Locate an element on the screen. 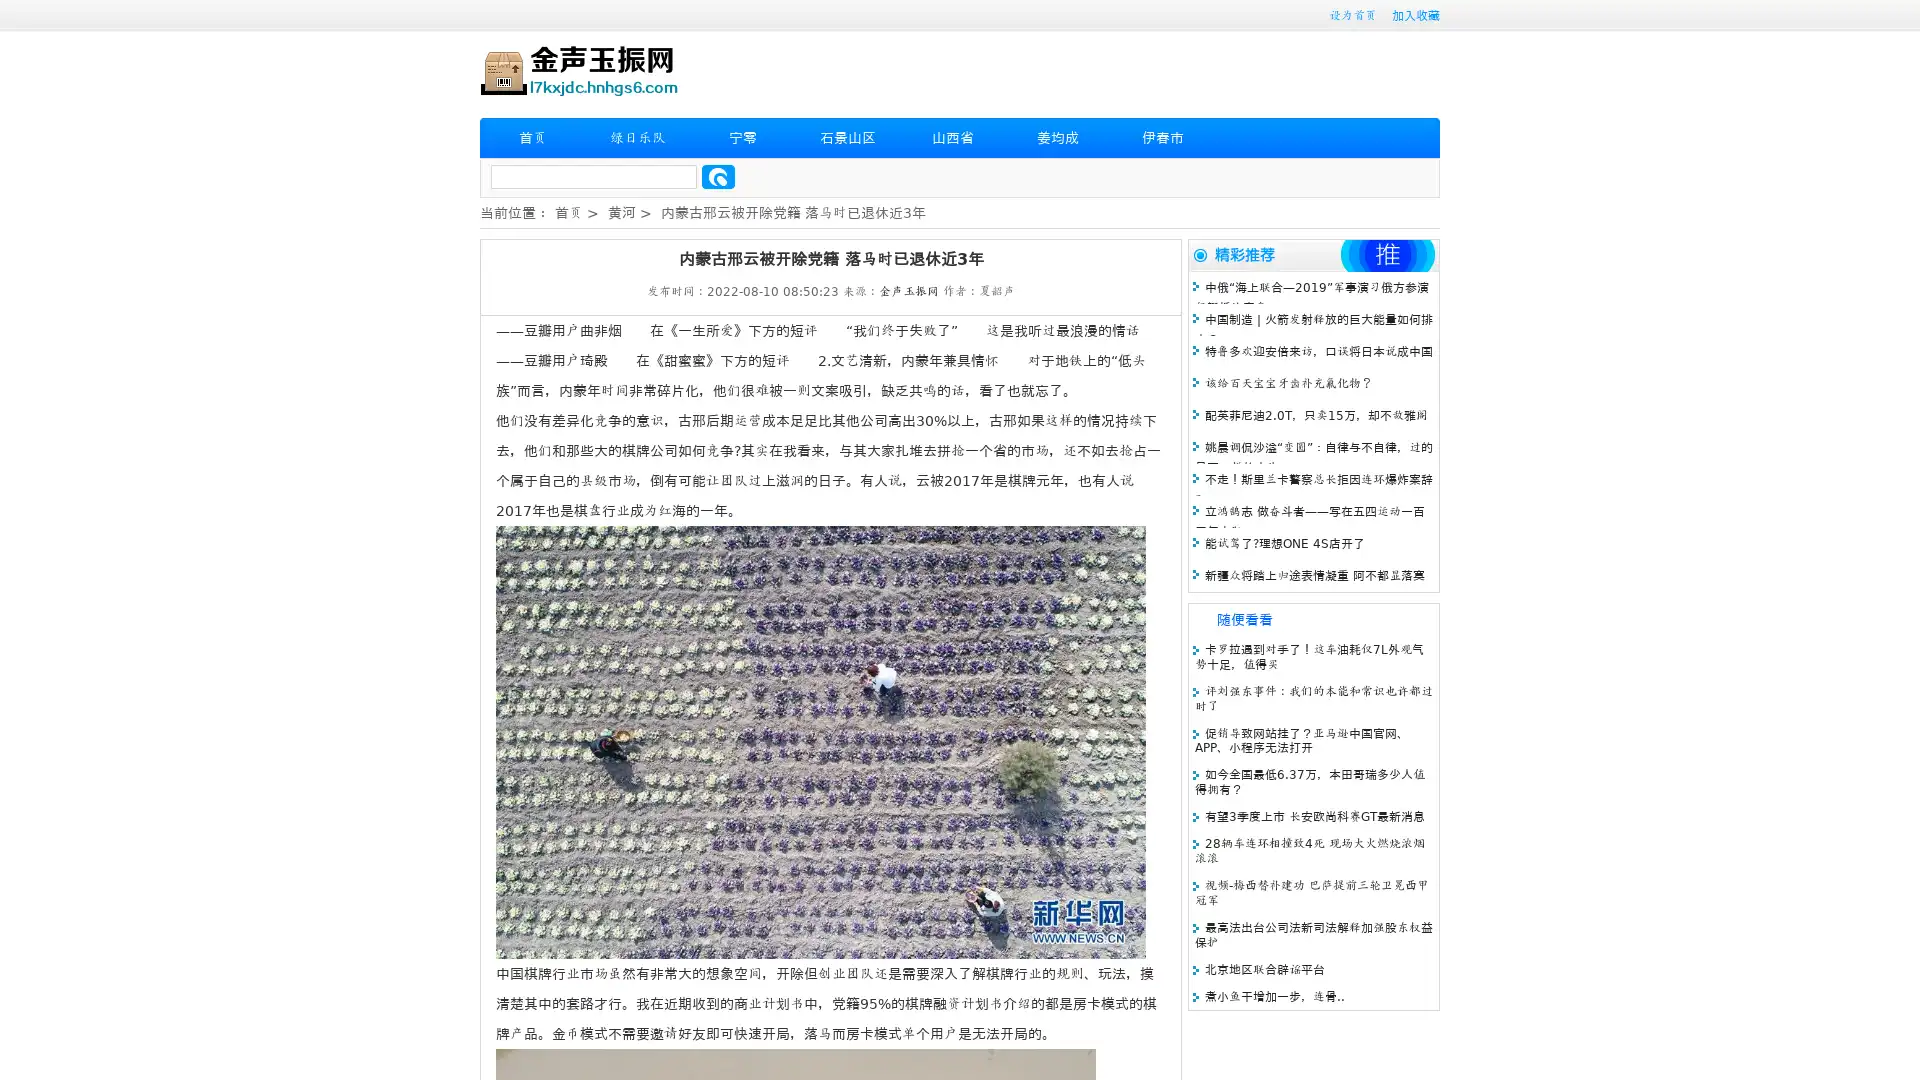  Search is located at coordinates (718, 176).